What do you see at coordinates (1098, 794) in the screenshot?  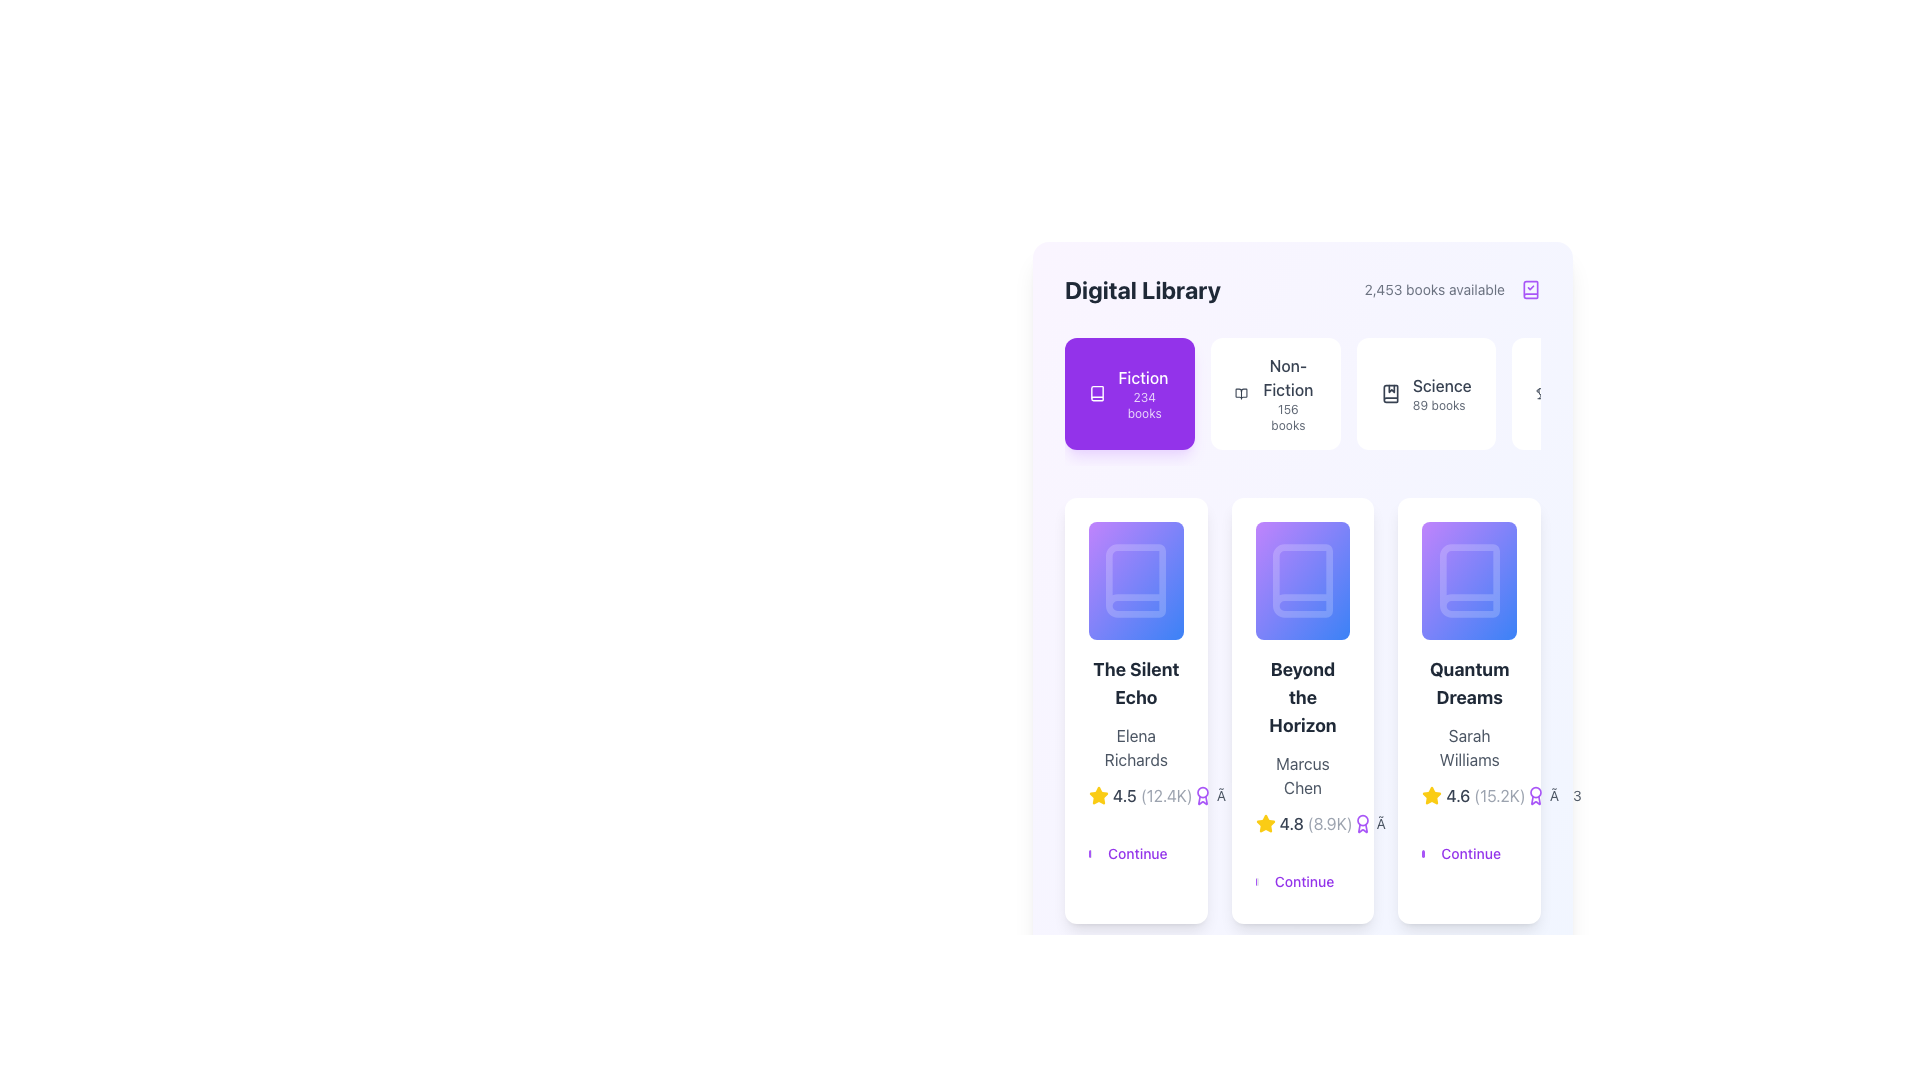 I see `the rating icon for 'The Silent Echo' book, which is positioned to the left of the text '4.5' and '(12.4K)' in the rating section` at bounding box center [1098, 794].